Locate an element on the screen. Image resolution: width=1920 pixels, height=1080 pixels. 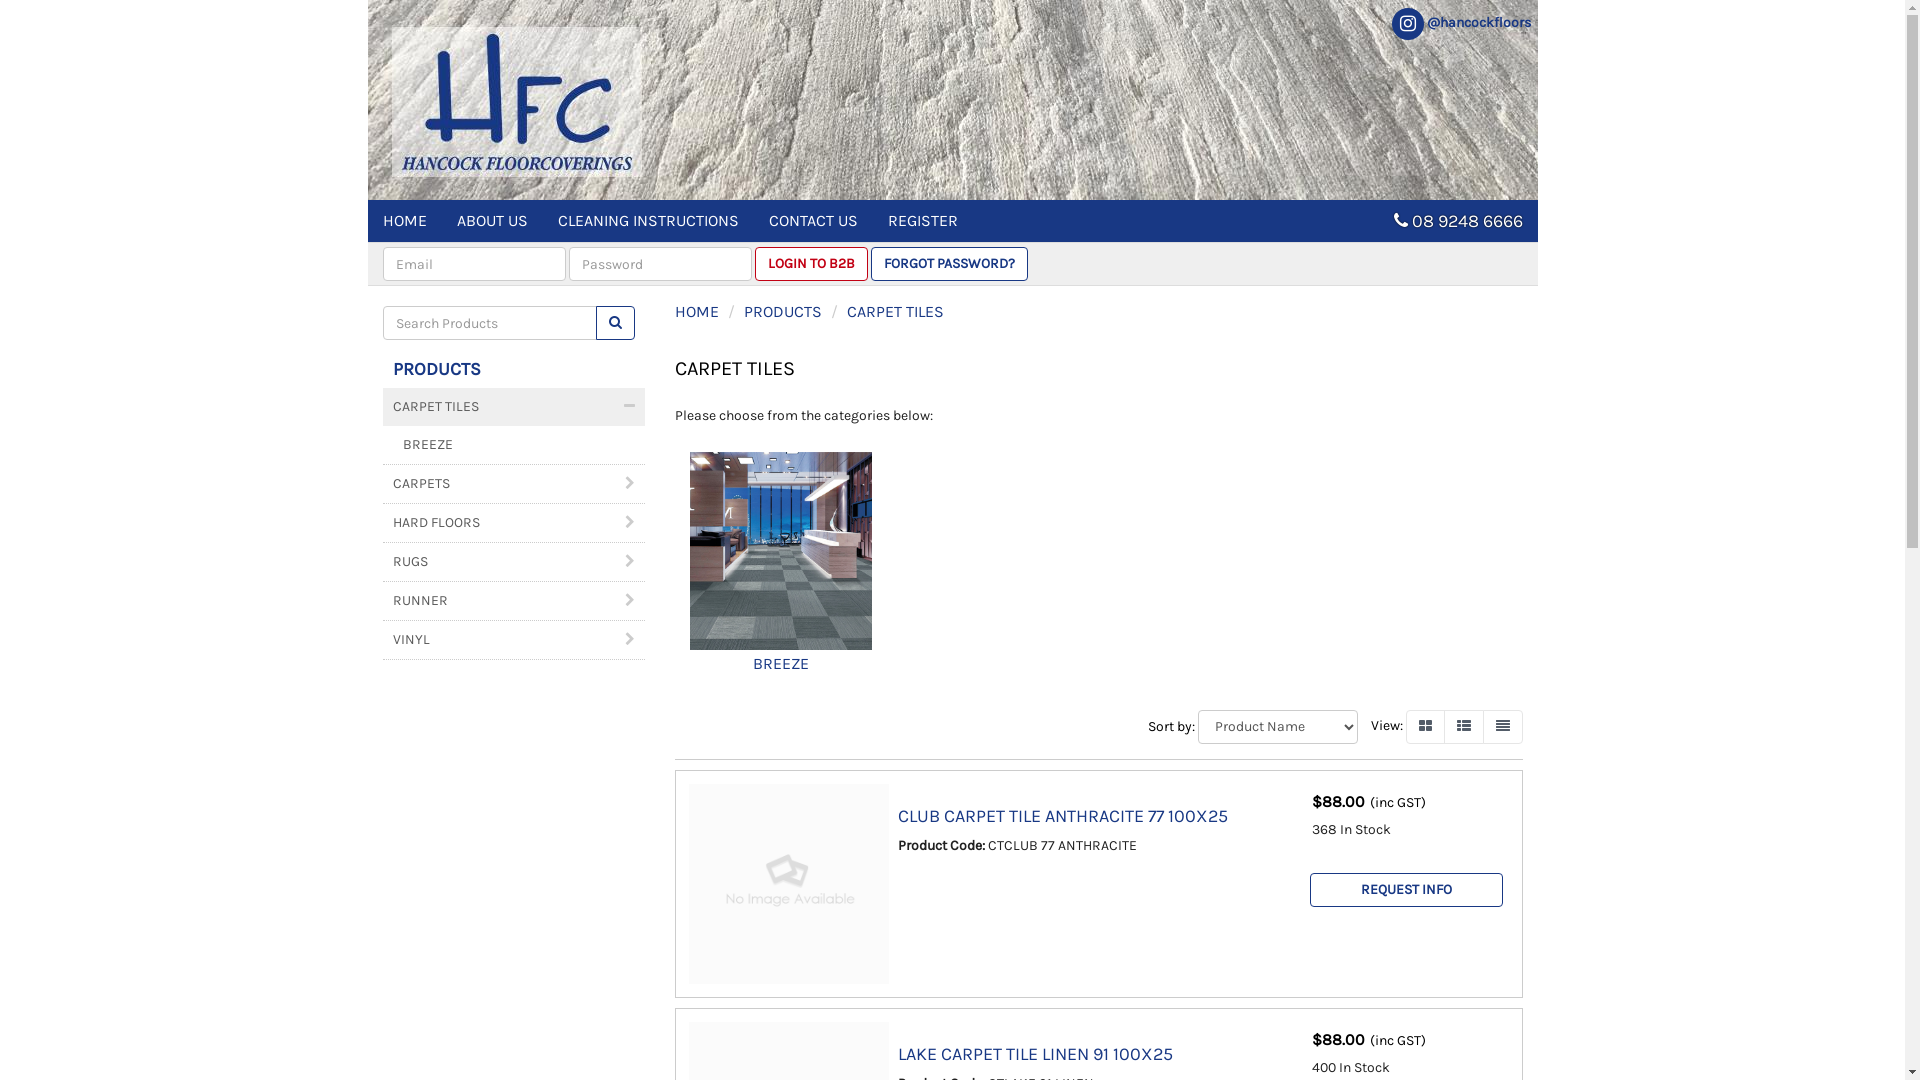
'CLUB CARPET TILE ANTHRACITE 77 100X25' is located at coordinates (1061, 816).